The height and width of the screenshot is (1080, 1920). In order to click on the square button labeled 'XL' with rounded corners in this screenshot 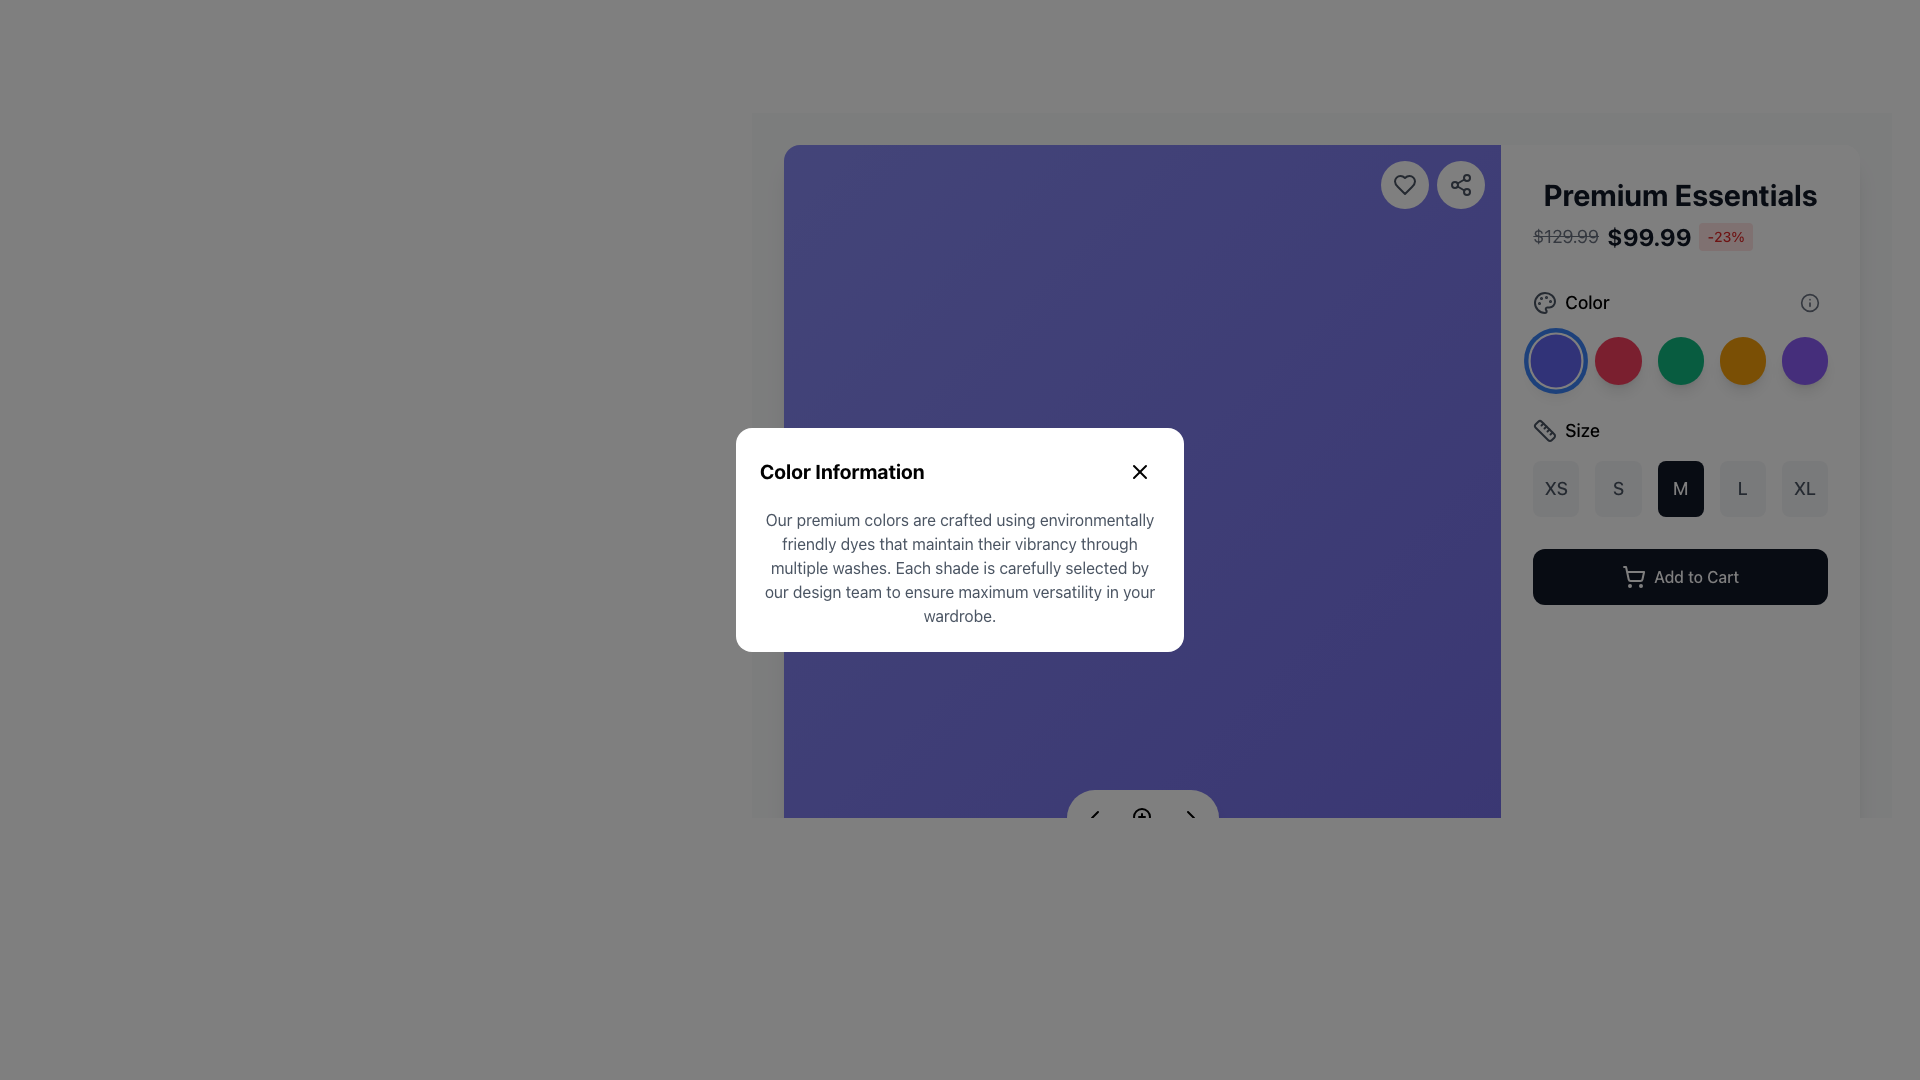, I will do `click(1804, 489)`.